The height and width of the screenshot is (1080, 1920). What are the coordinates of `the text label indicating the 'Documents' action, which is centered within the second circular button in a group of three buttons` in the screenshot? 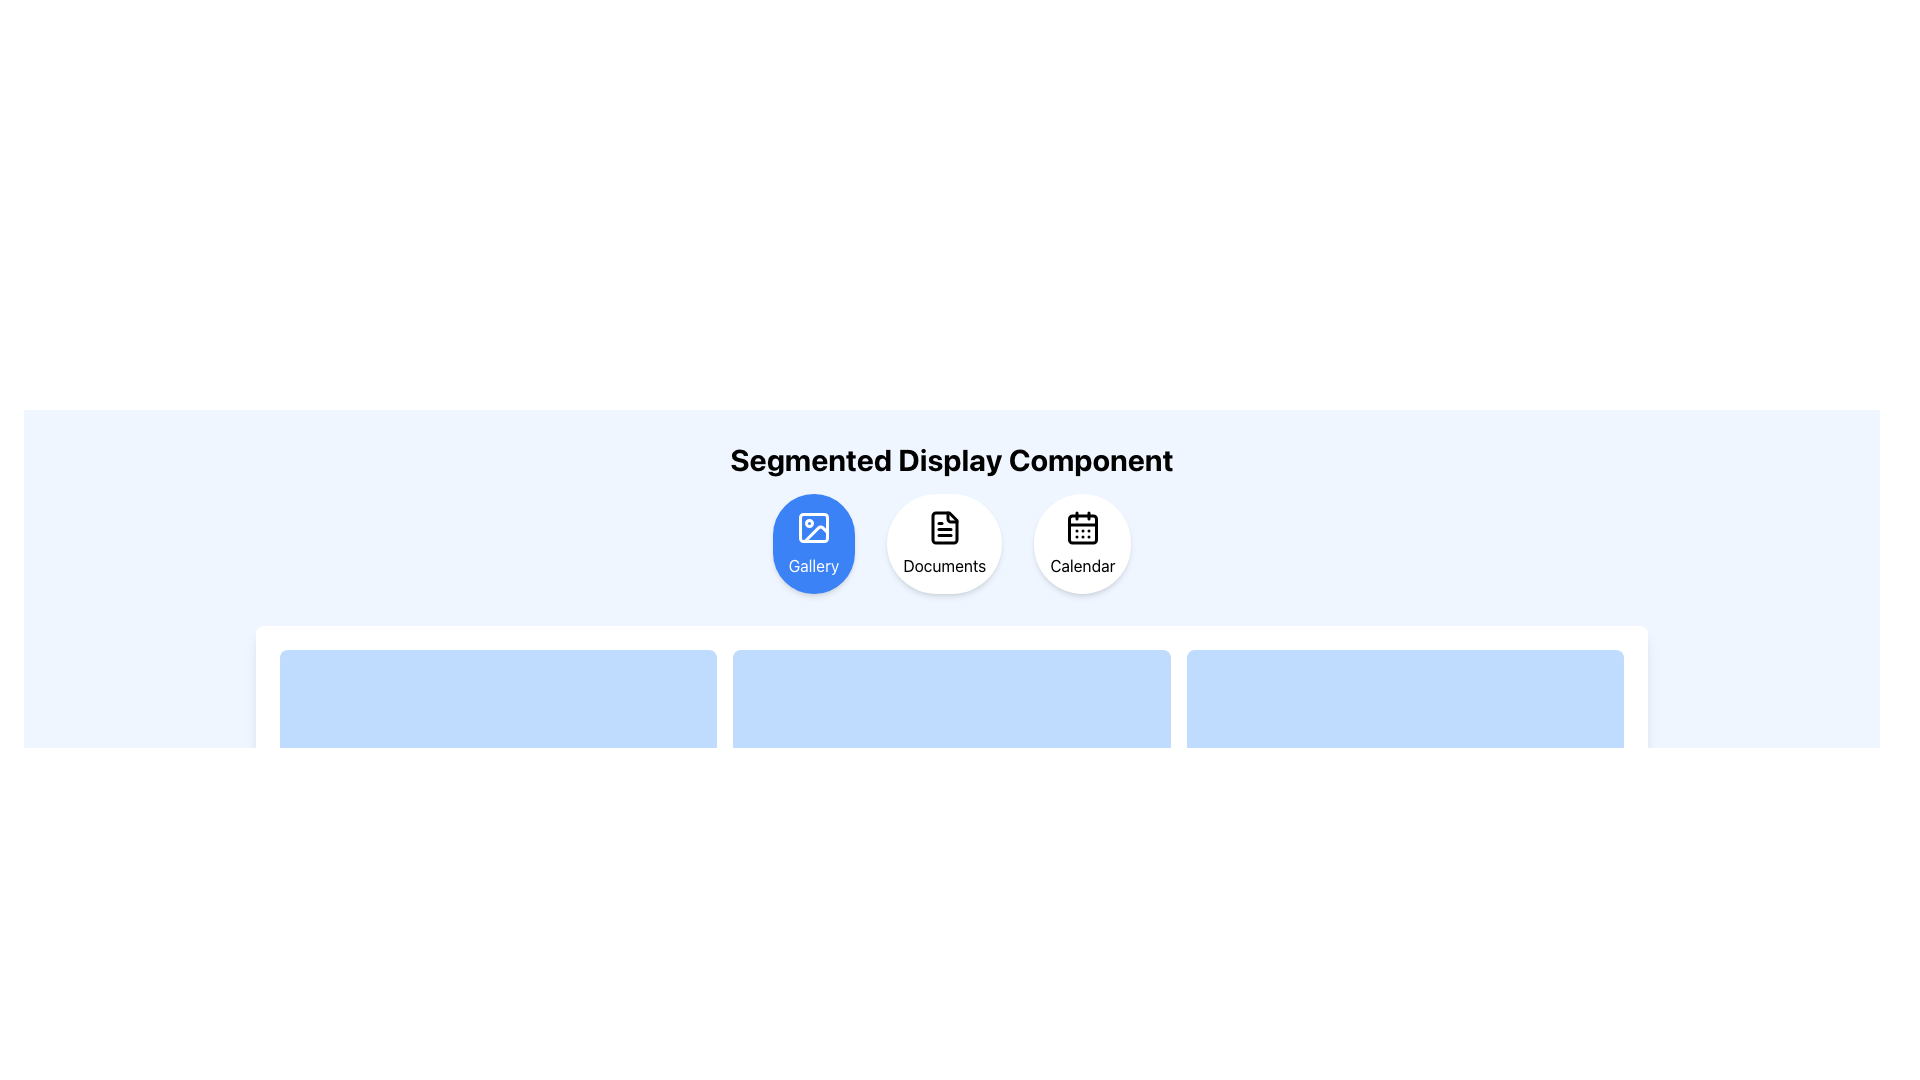 It's located at (943, 566).